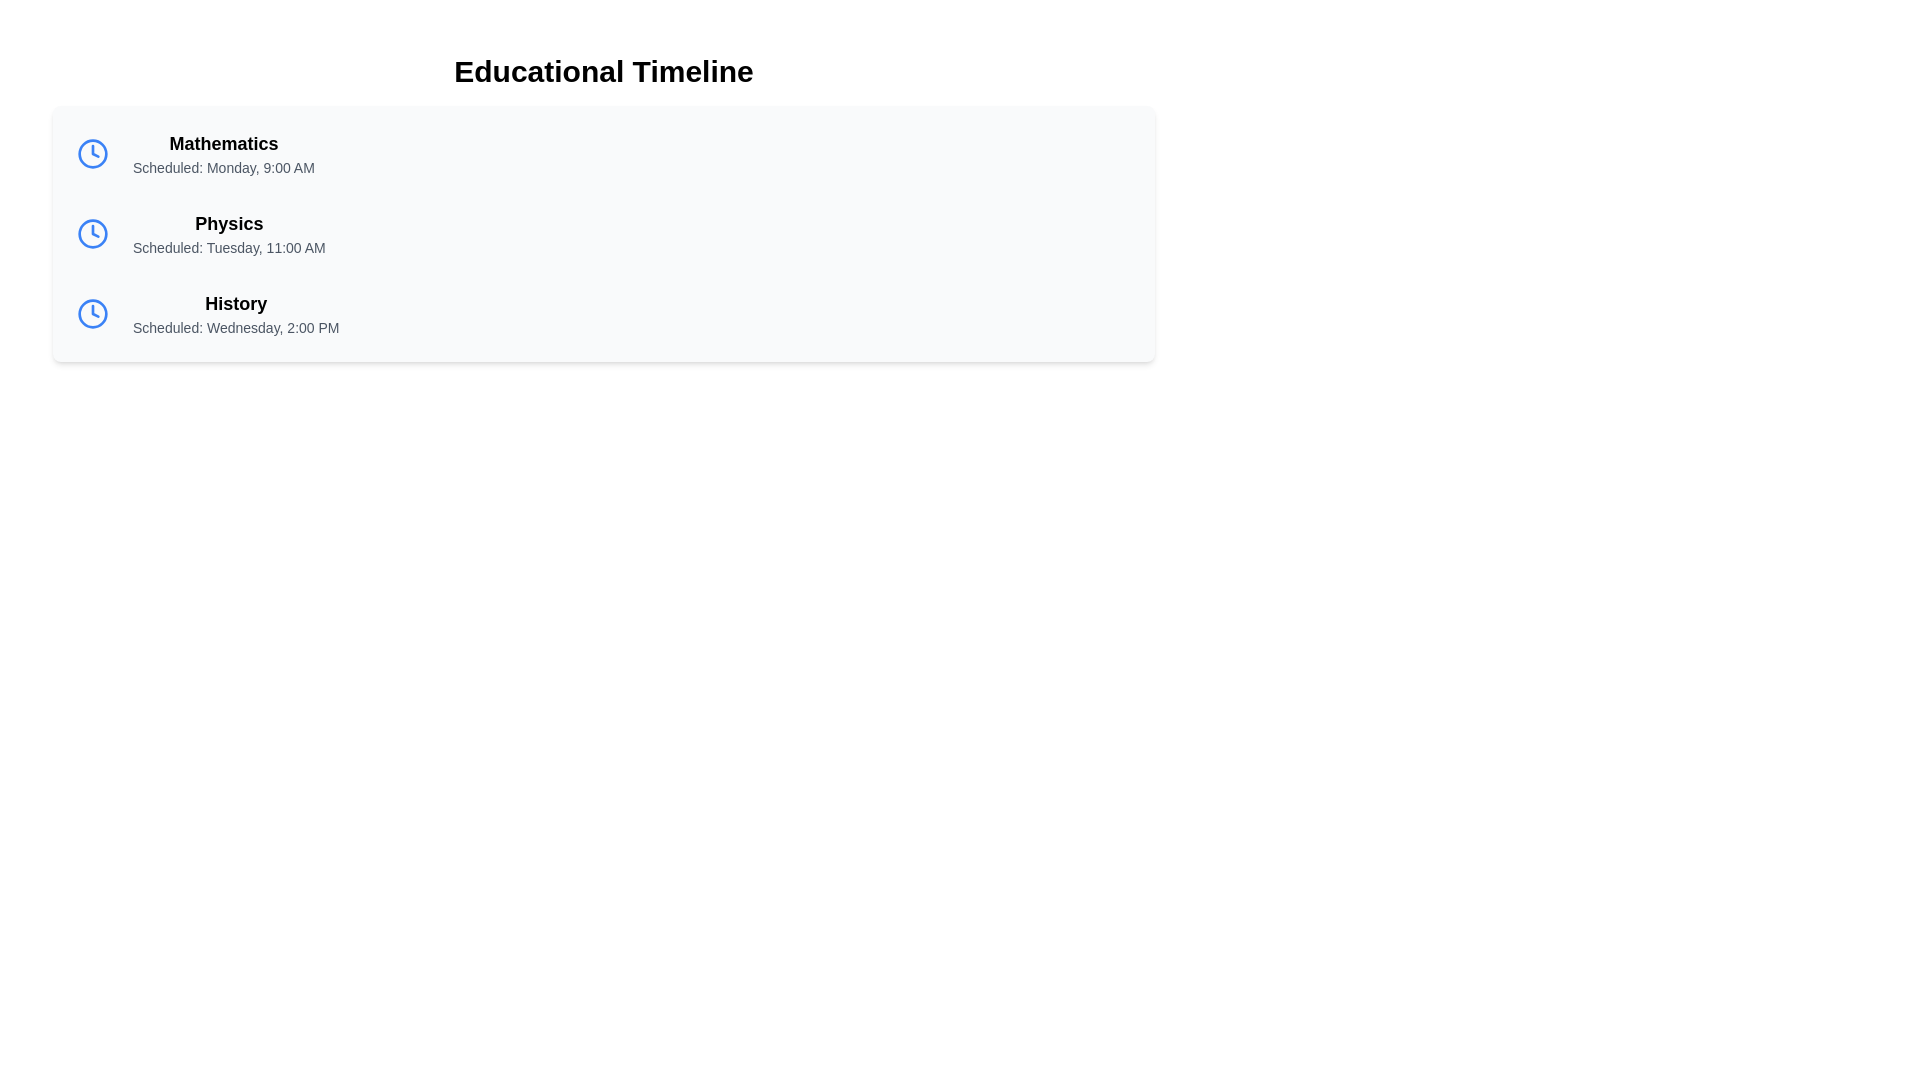 The height and width of the screenshot is (1080, 1920). I want to click on the 'History' information card, which displays the title 'History' in bold and the subtitle 'Scheduled: Wednesday, 2:00 PM', located in the Educational Timeline section of the UI, so click(603, 313).